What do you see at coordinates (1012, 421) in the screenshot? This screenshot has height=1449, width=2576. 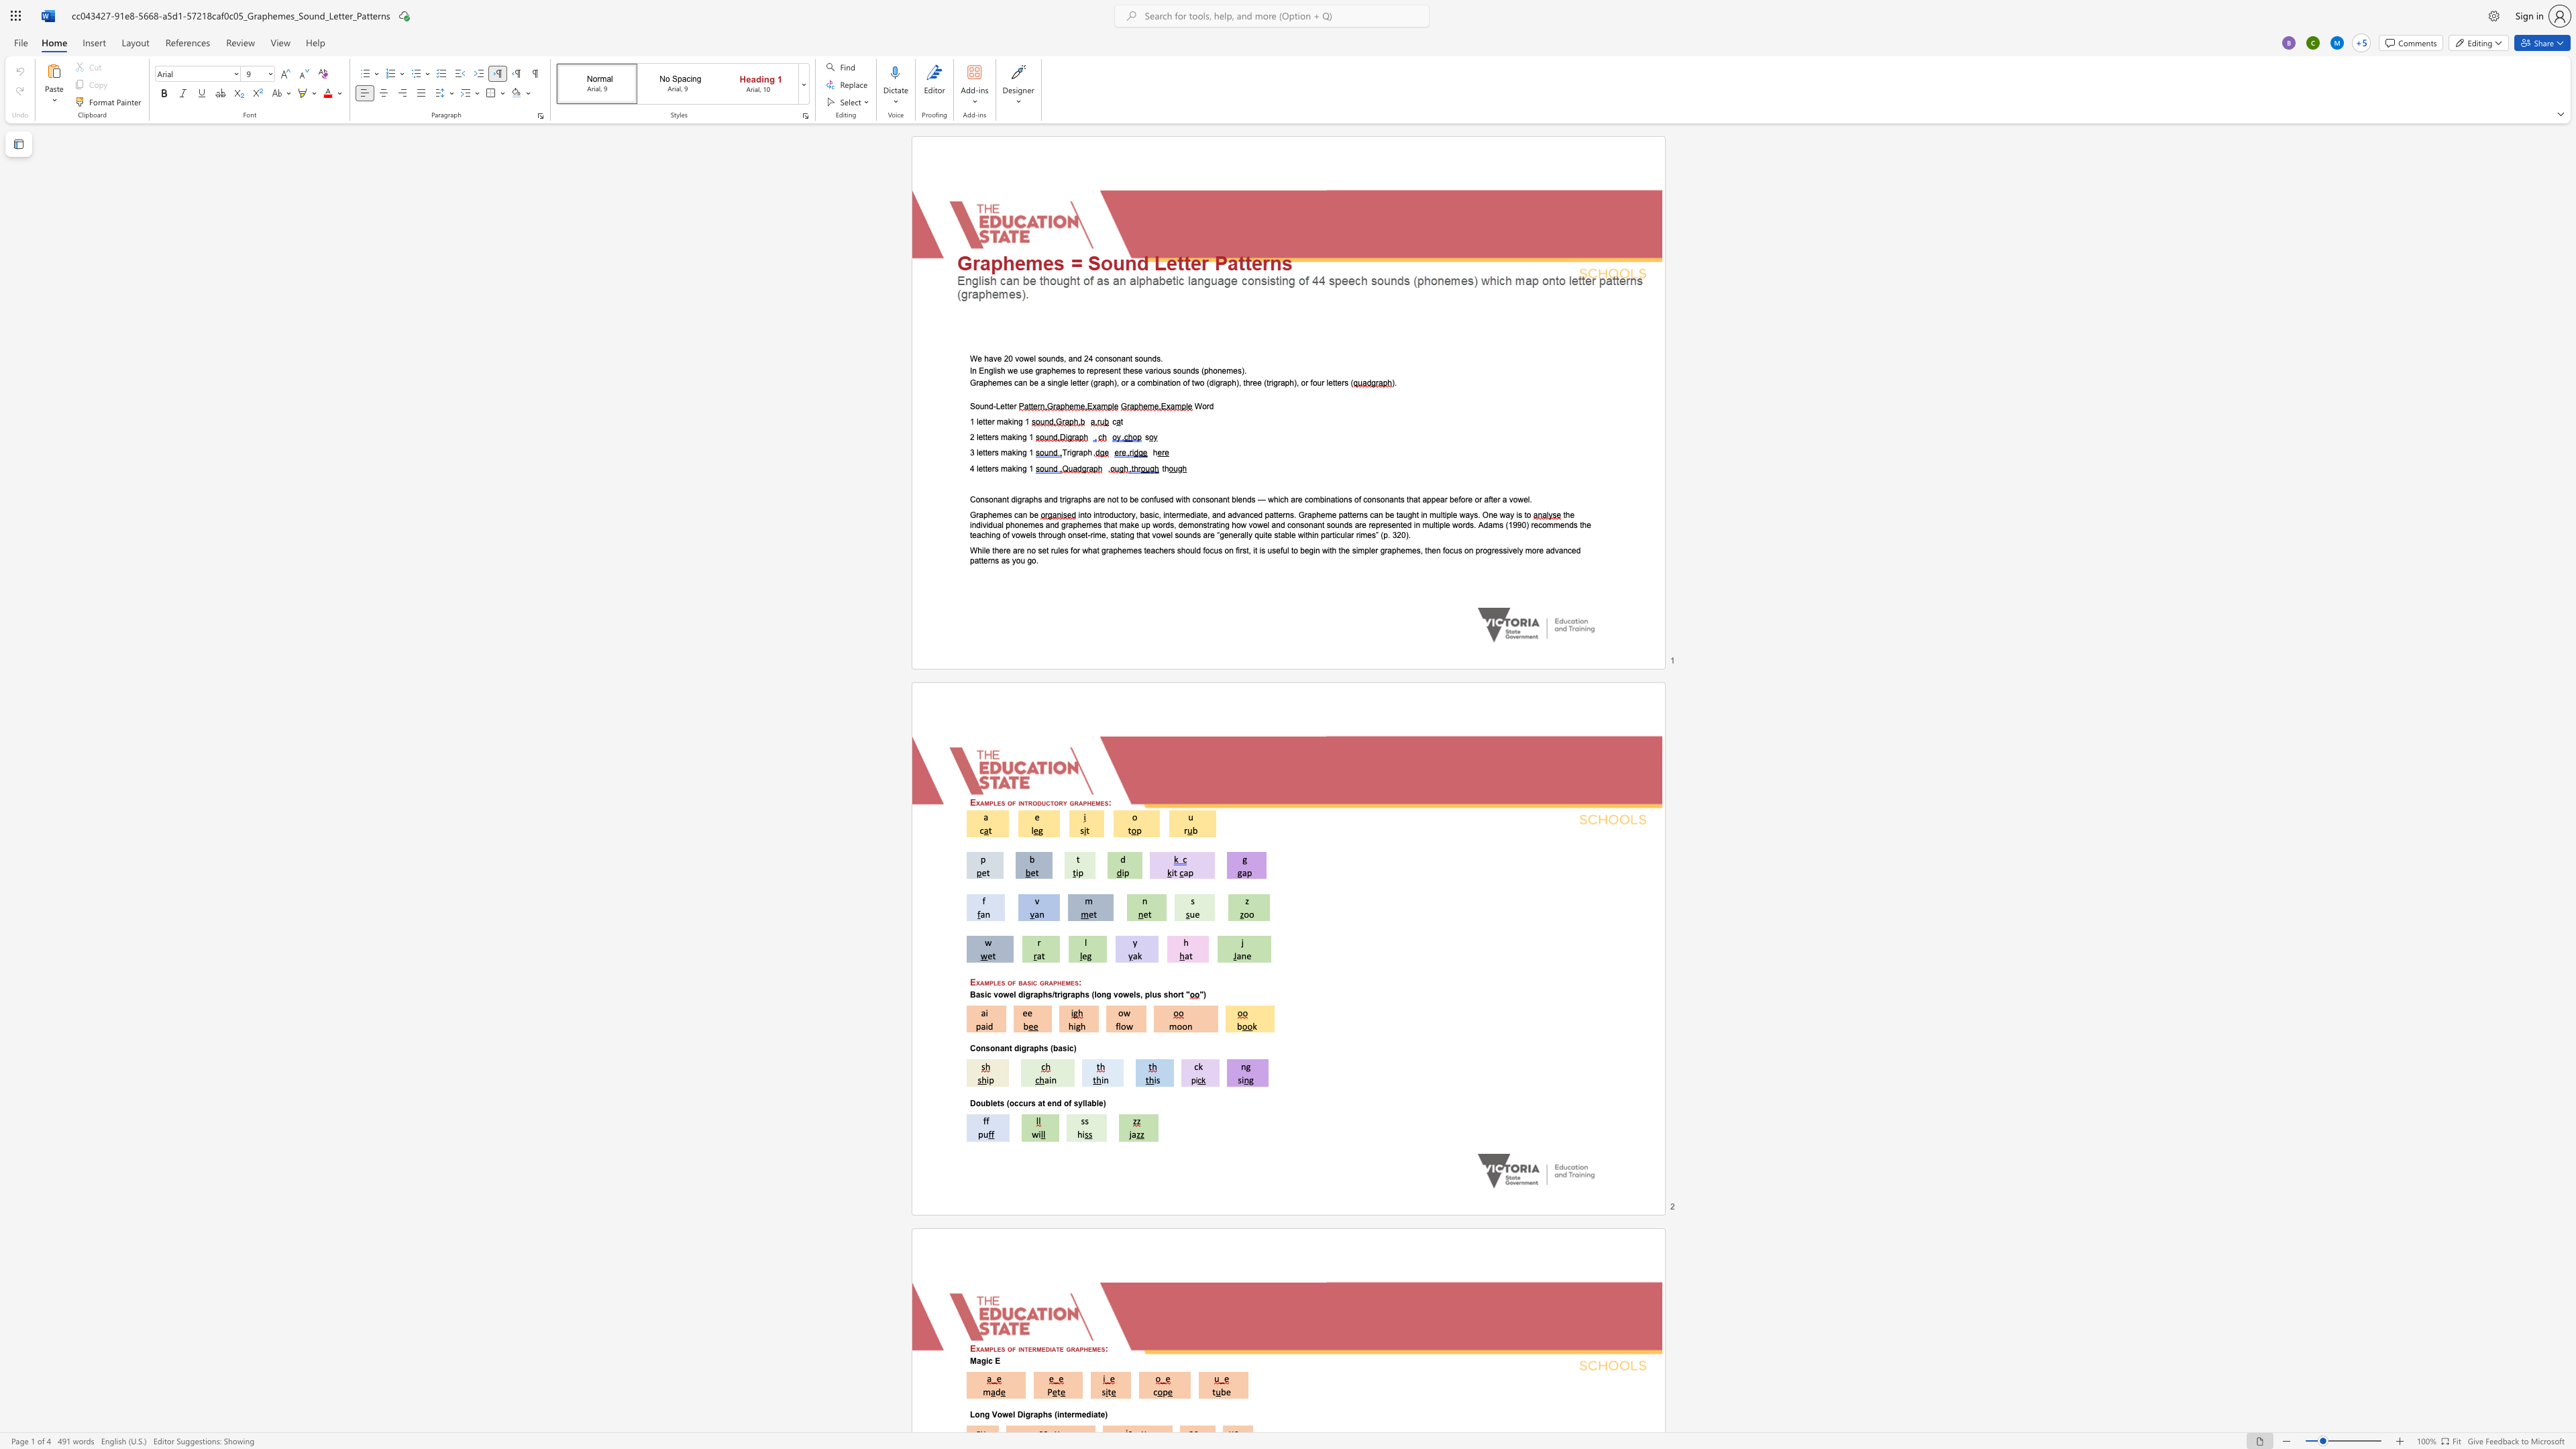 I see `the 1th character "i" in the text` at bounding box center [1012, 421].